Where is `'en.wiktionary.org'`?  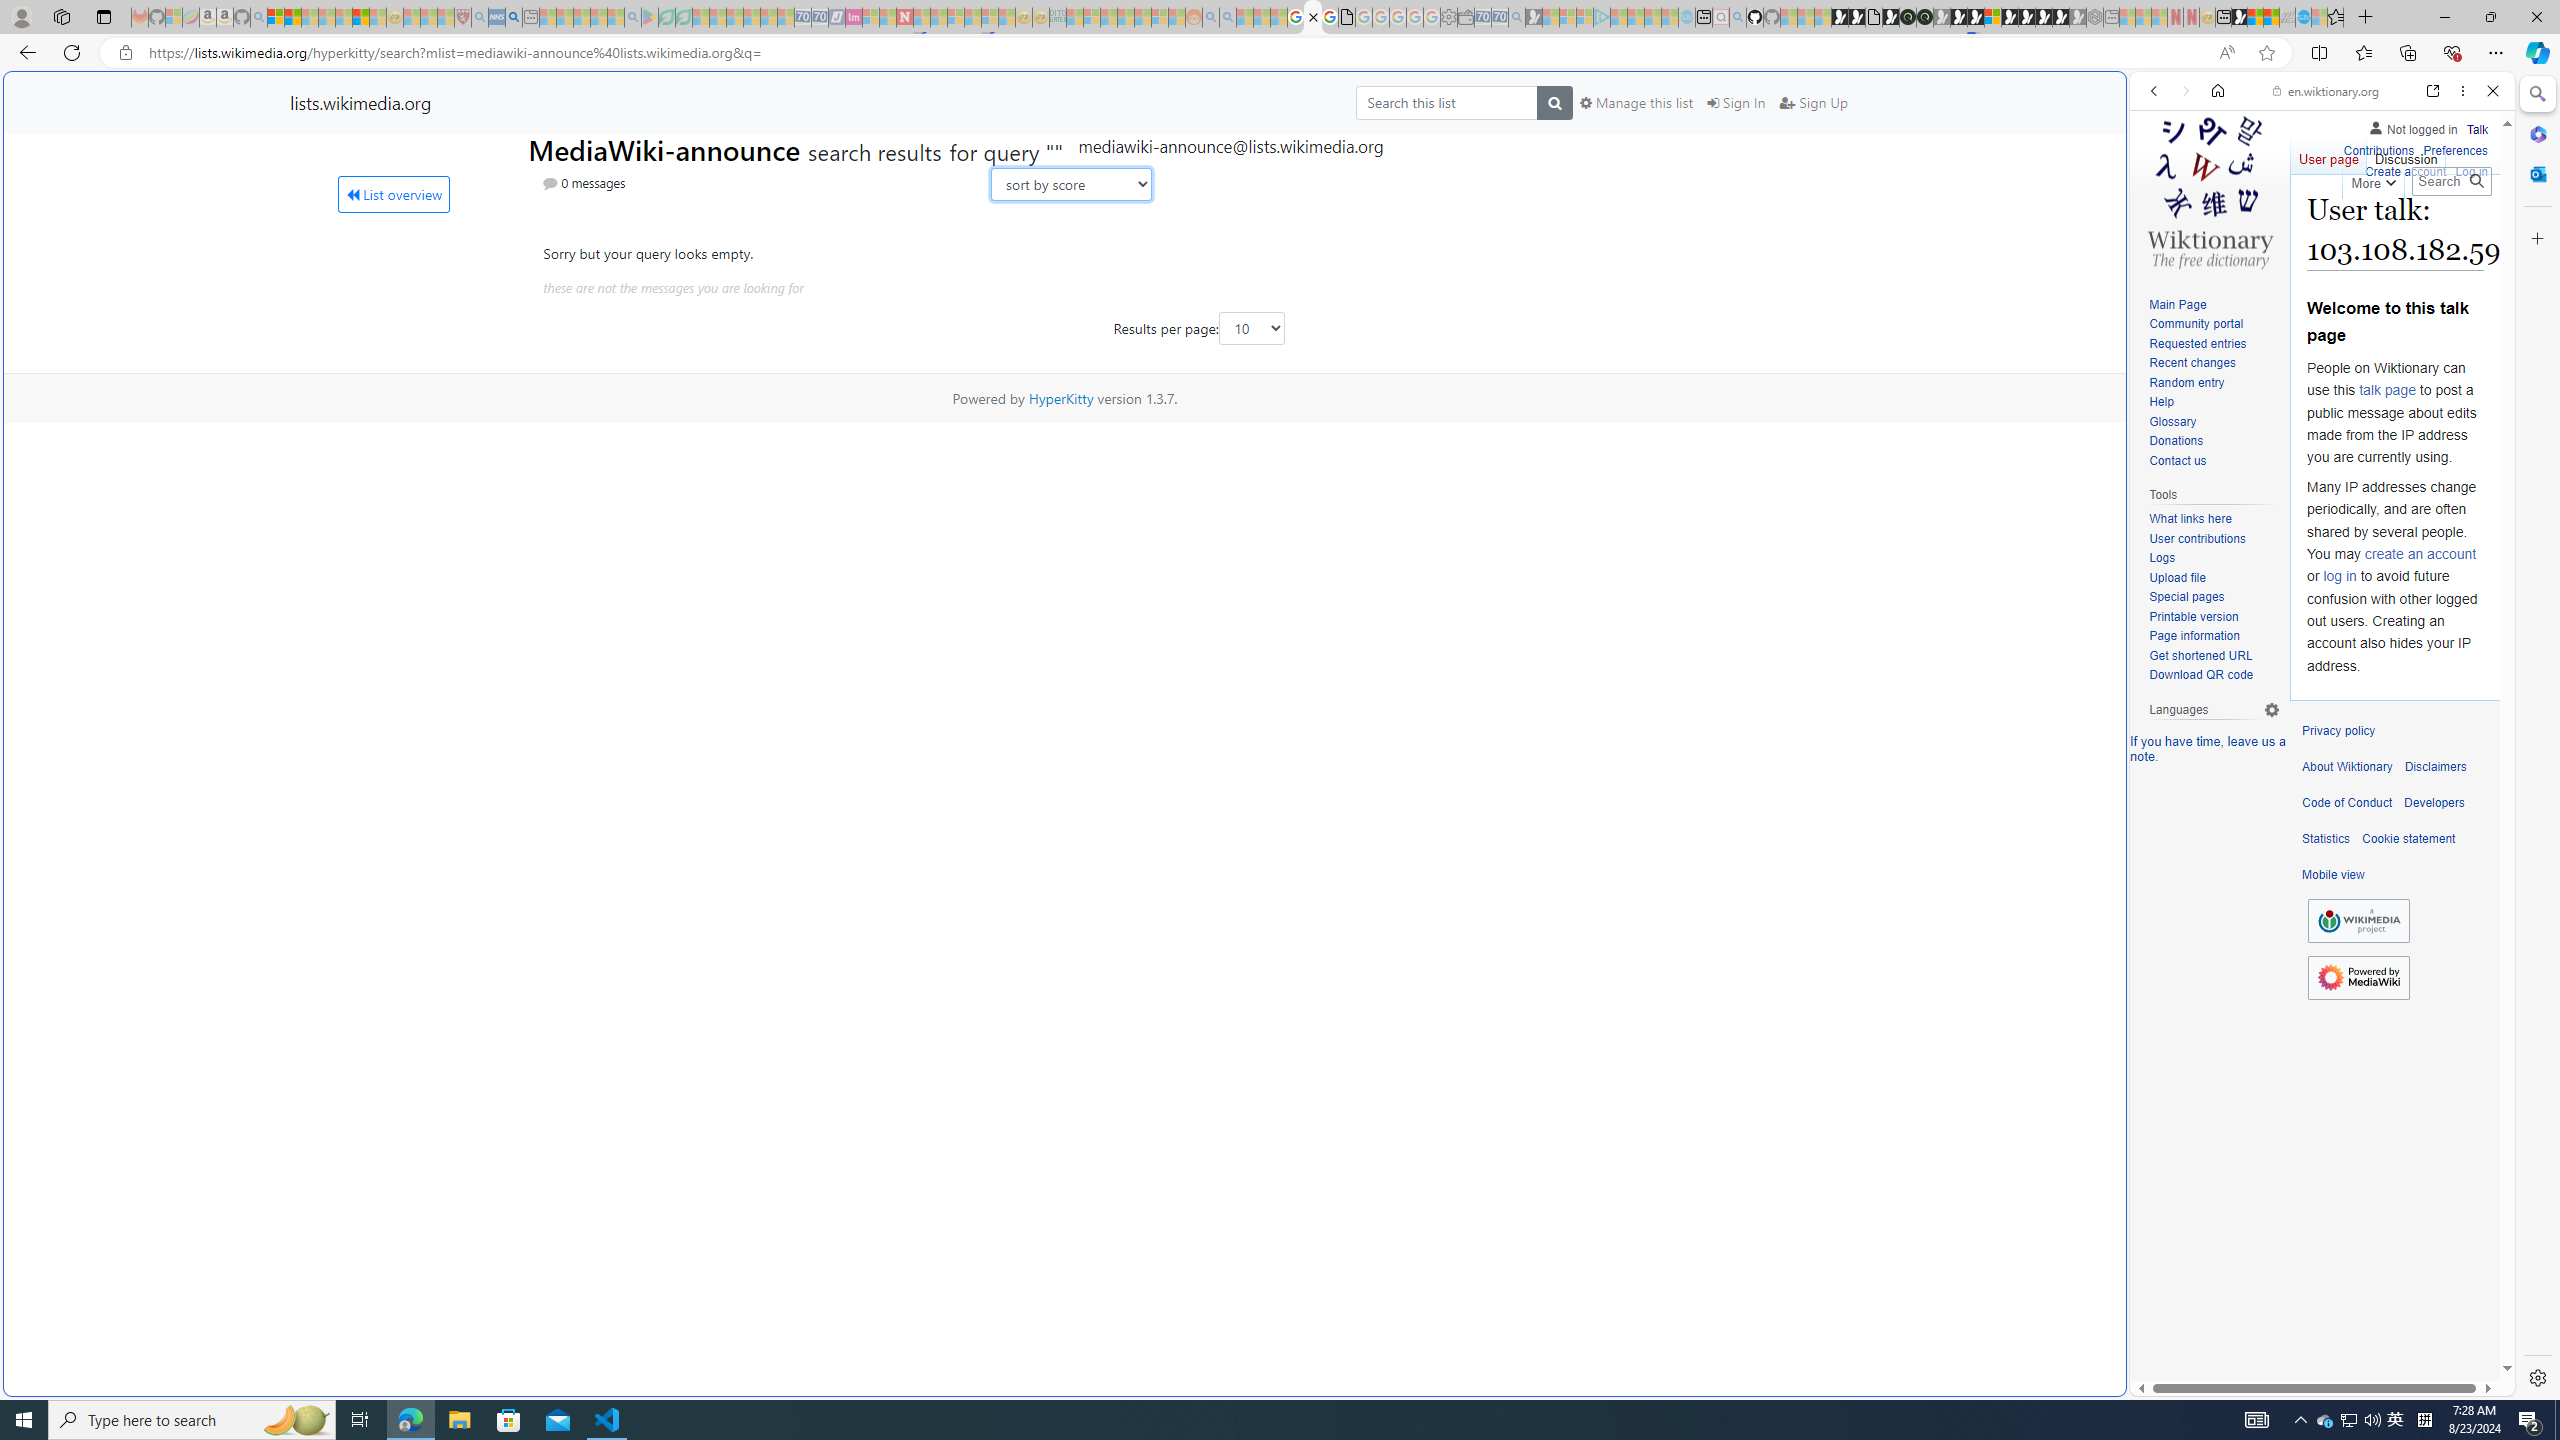 'en.wiktionary.org' is located at coordinates (2327, 91).